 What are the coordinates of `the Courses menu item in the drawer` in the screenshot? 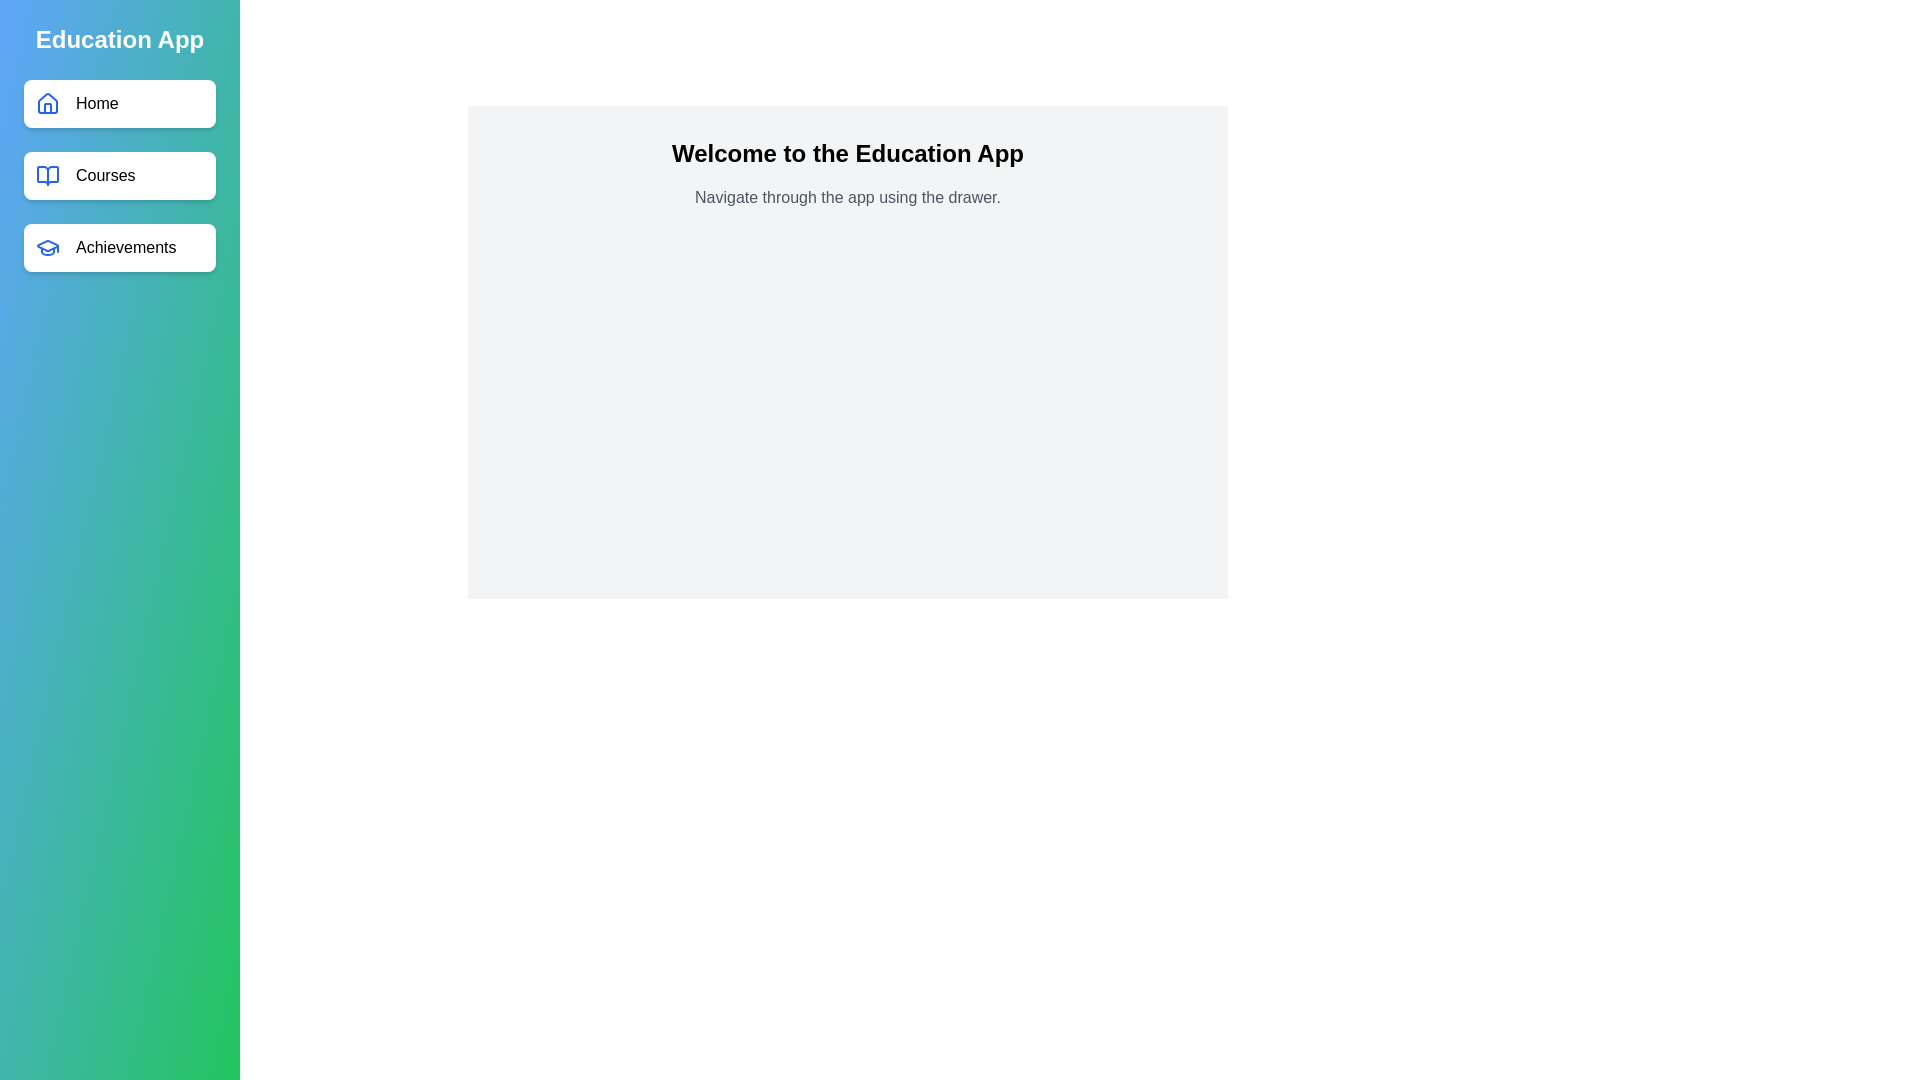 It's located at (119, 175).